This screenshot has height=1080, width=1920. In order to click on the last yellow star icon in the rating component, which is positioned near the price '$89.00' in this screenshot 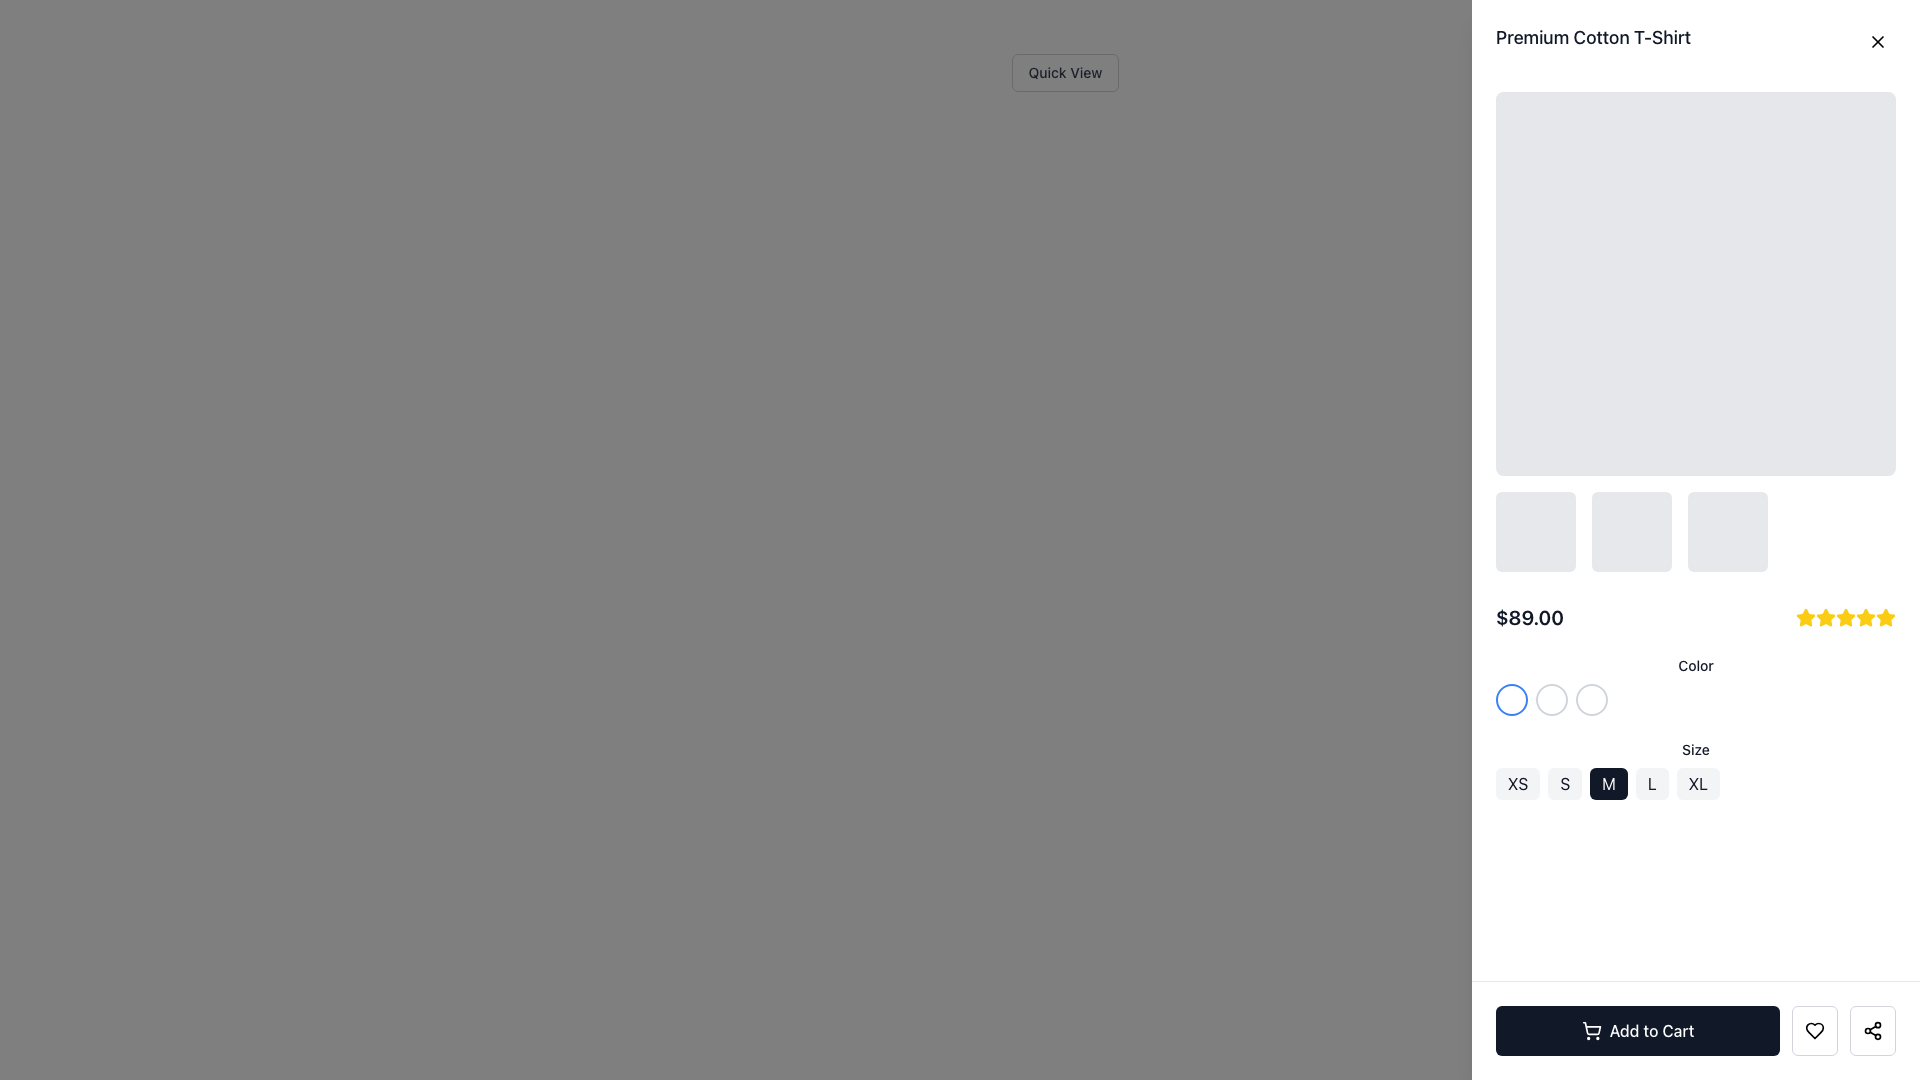, I will do `click(1885, 616)`.